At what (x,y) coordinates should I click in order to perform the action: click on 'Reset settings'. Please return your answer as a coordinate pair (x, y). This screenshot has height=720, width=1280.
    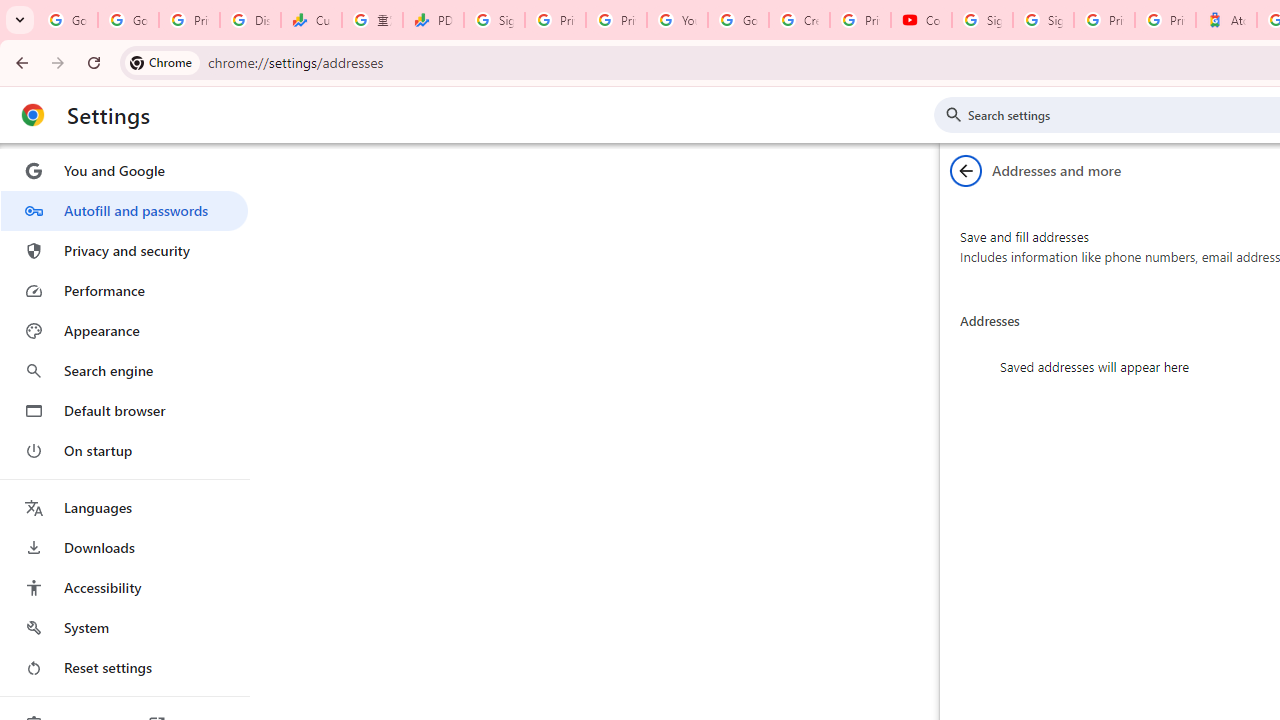
    Looking at the image, I should click on (123, 668).